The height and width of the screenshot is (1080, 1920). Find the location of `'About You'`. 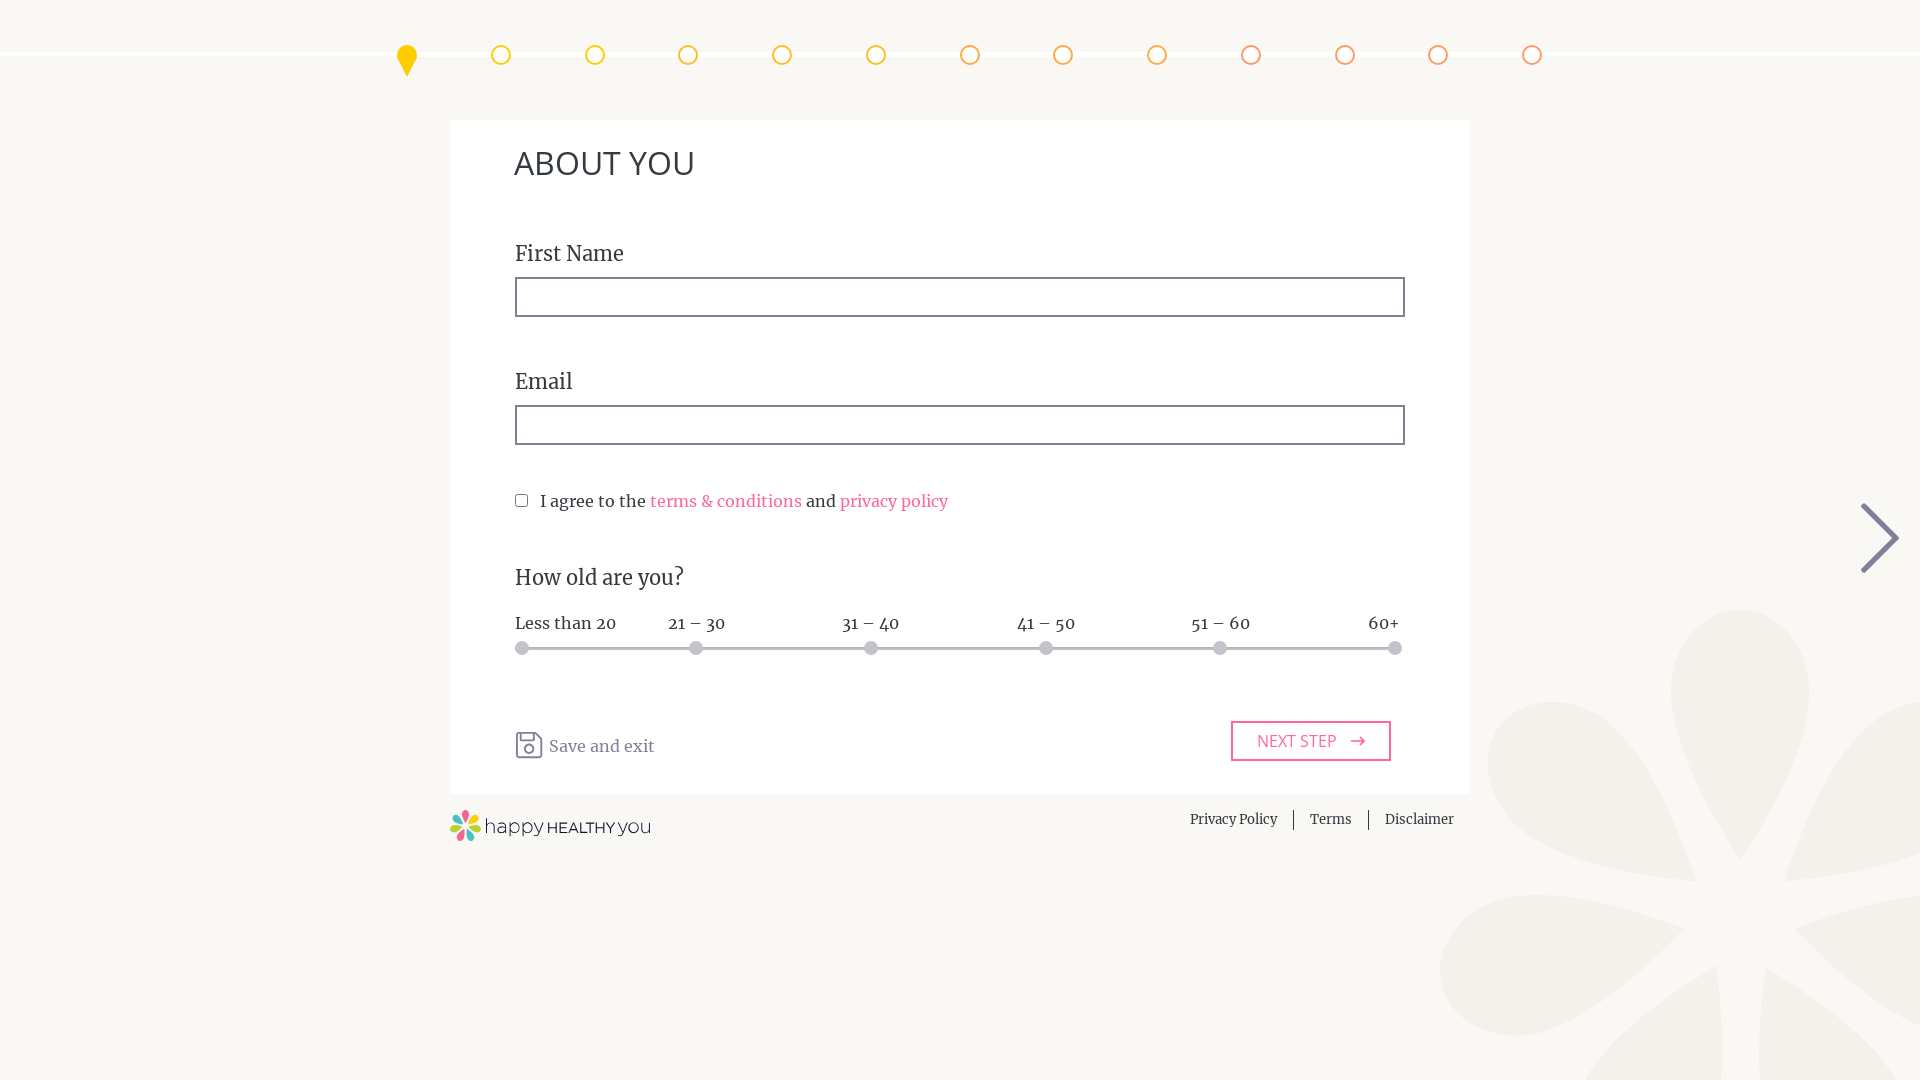

'About You' is located at coordinates (406, 53).